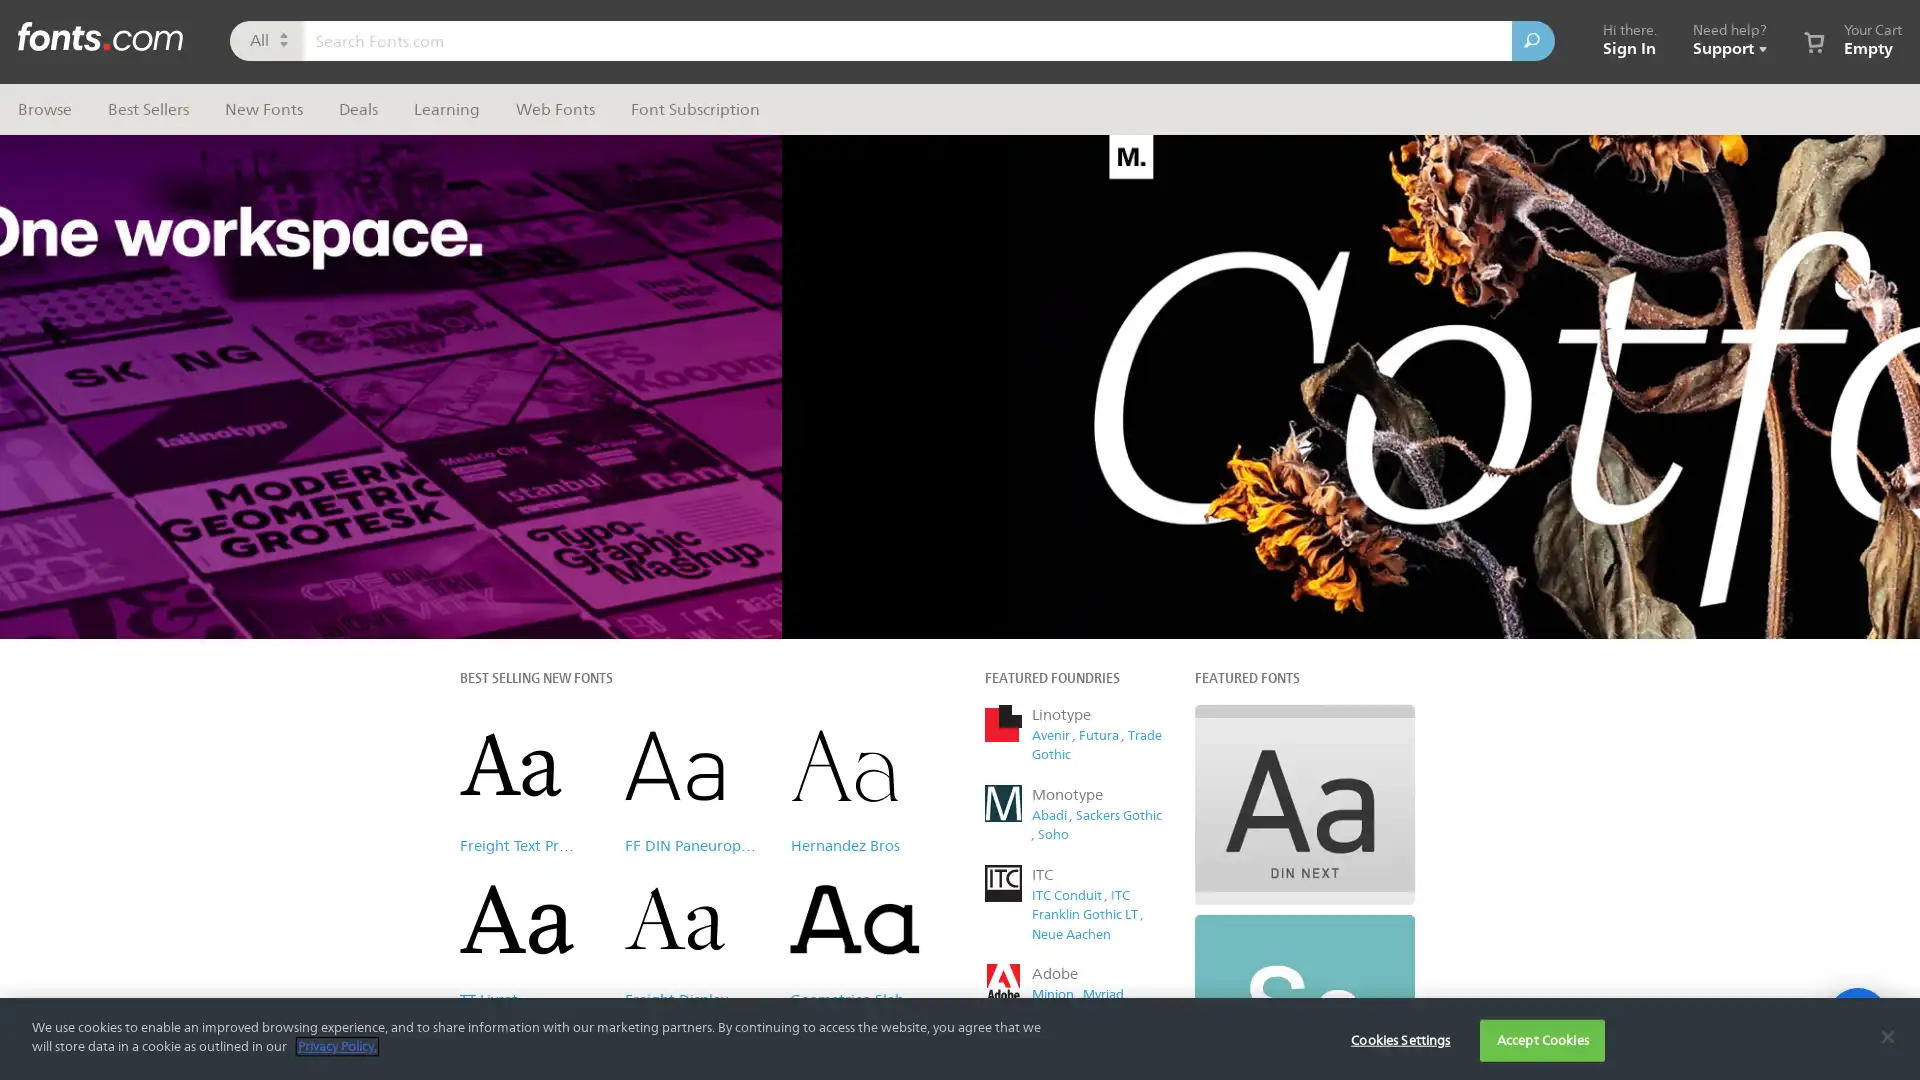 This screenshot has height=1080, width=1920. Describe the element at coordinates (1886, 1035) in the screenshot. I see `Close` at that location.